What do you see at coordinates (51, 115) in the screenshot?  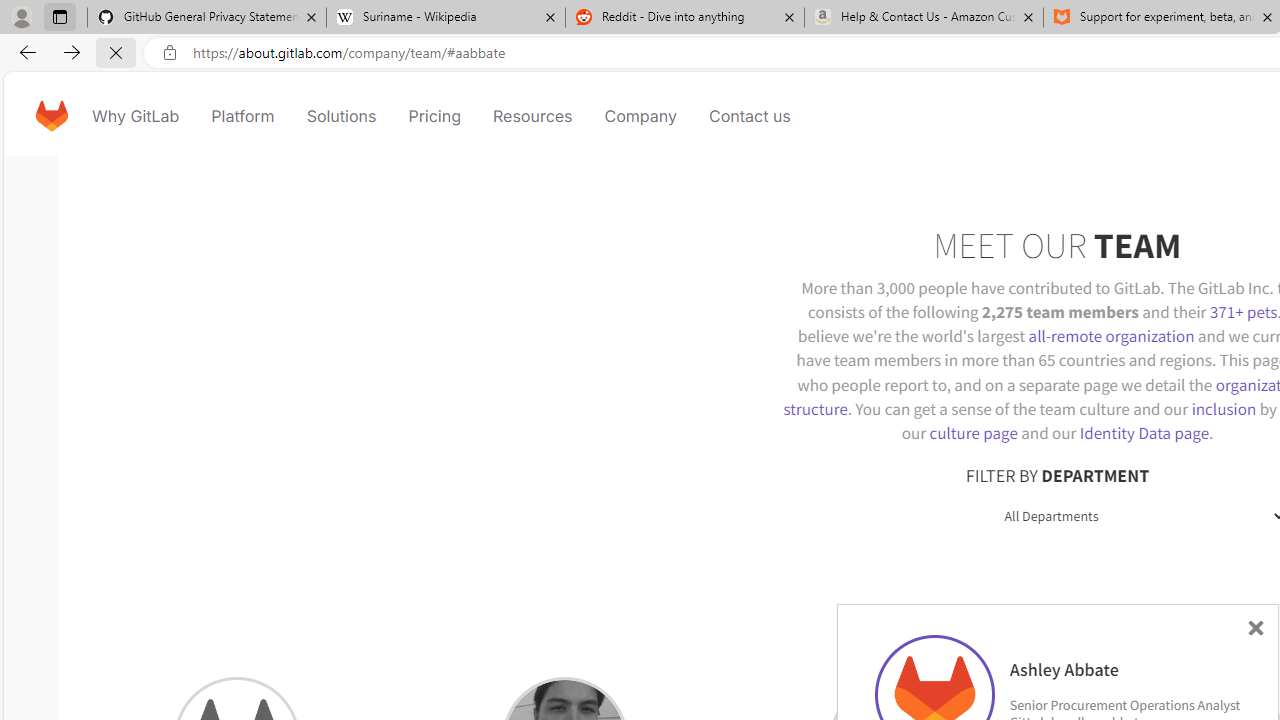 I see `'GitLab home page'` at bounding box center [51, 115].